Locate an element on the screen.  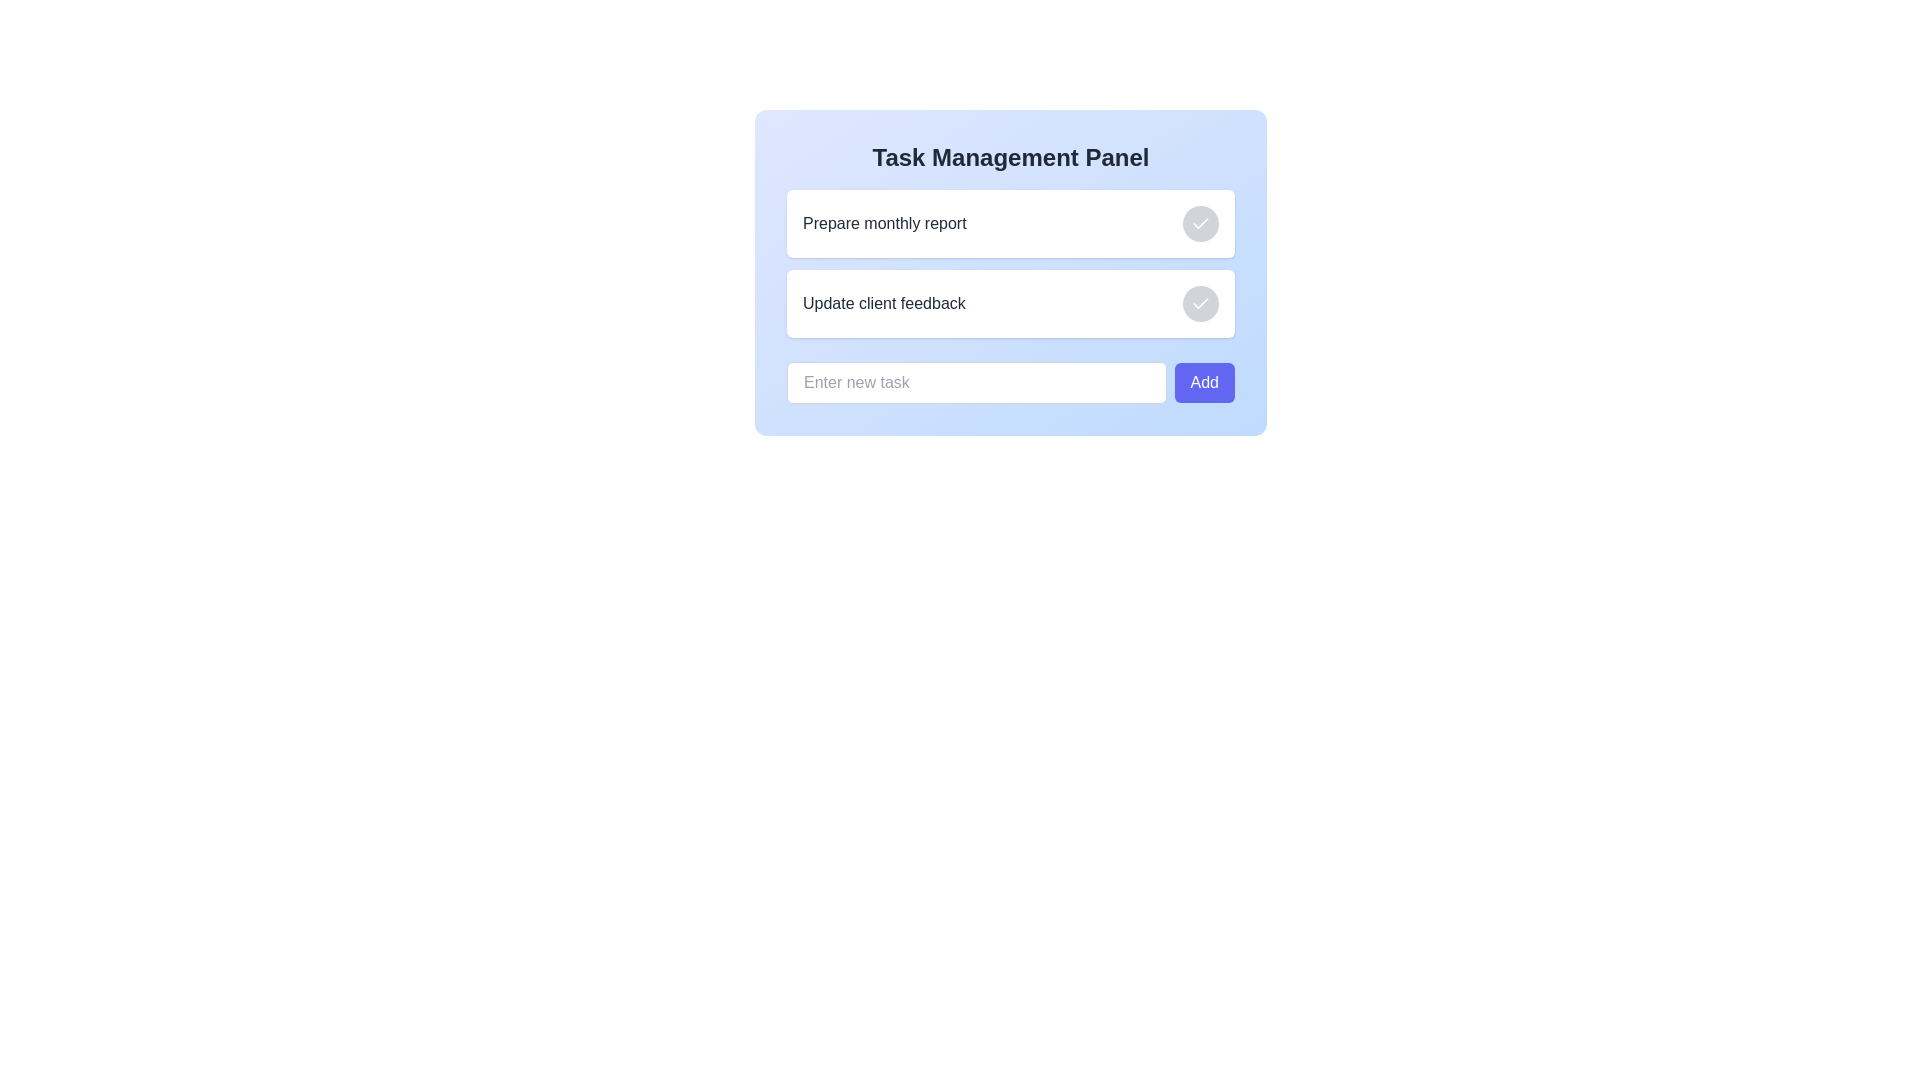
a task item is located at coordinates (1011, 262).